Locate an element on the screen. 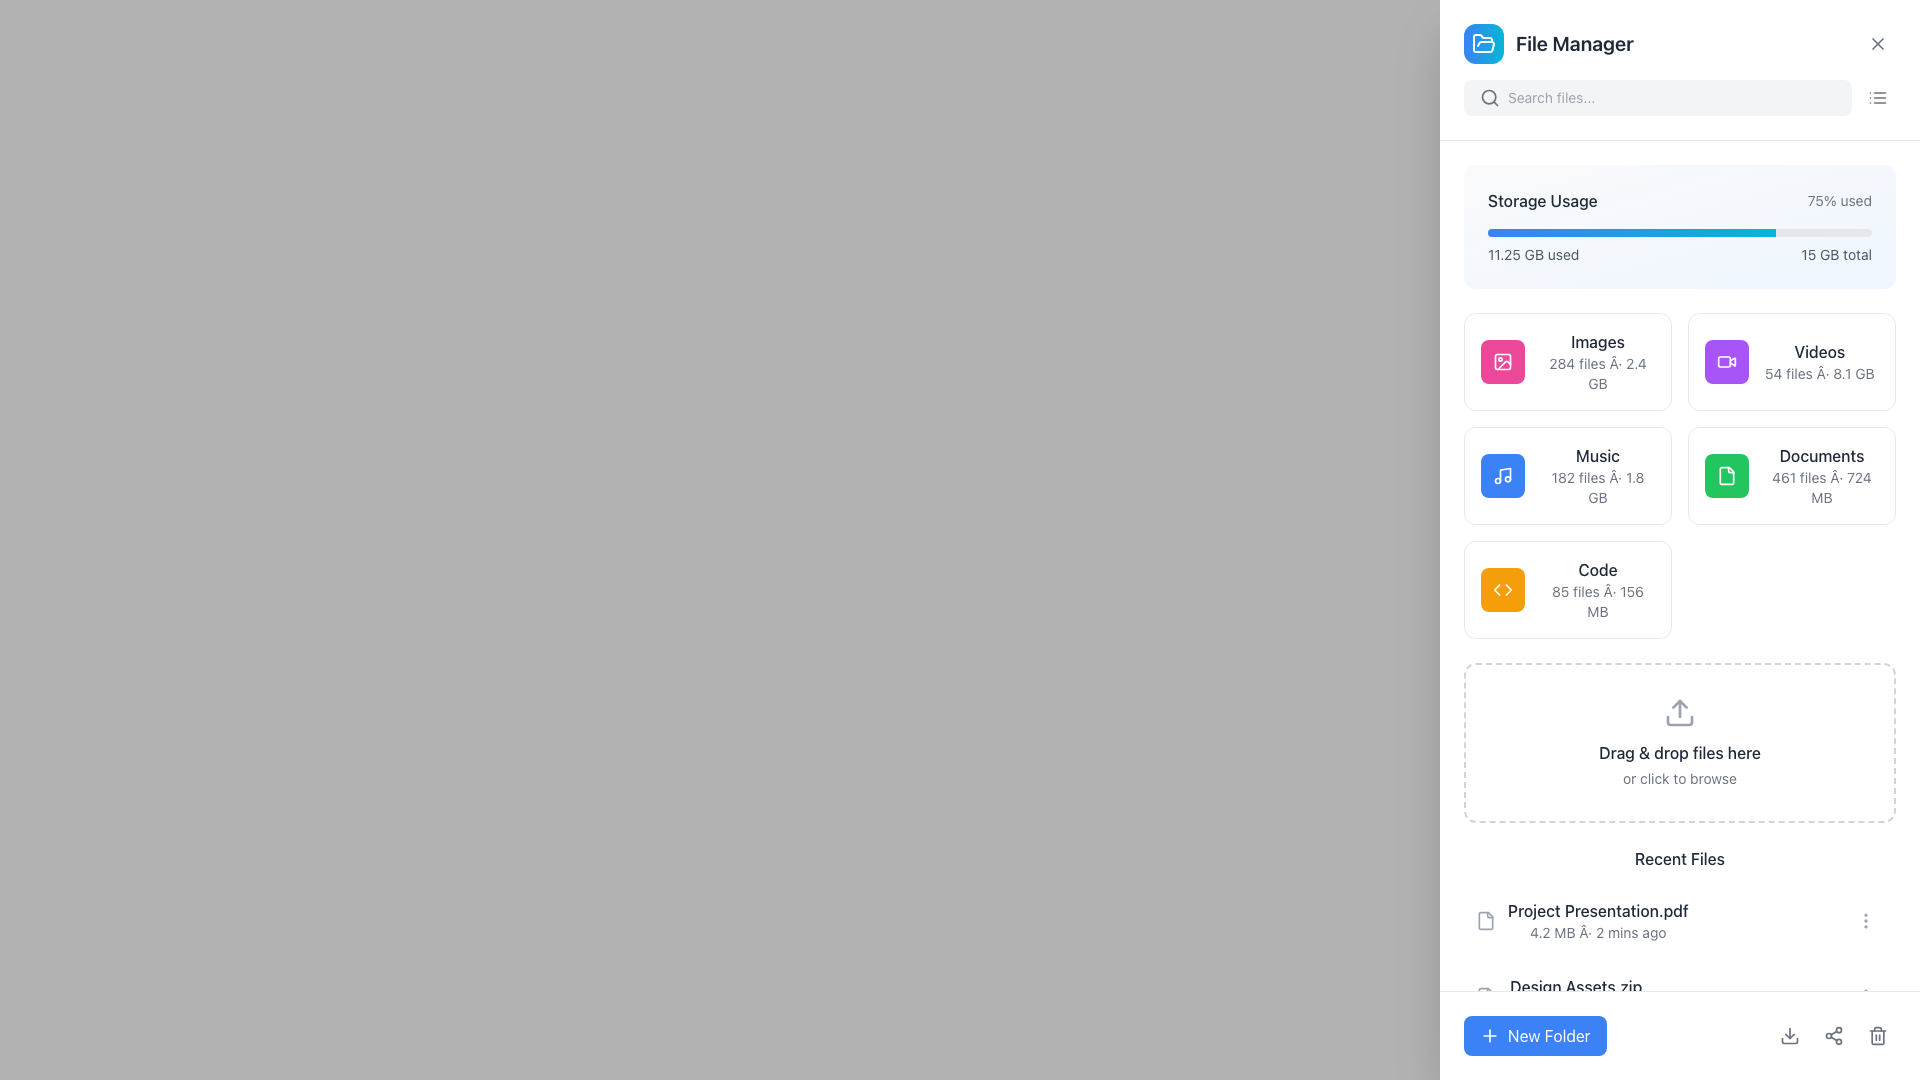  the file name 'Project Presentation.pdf' in the Recent Files section is located at coordinates (1581, 921).